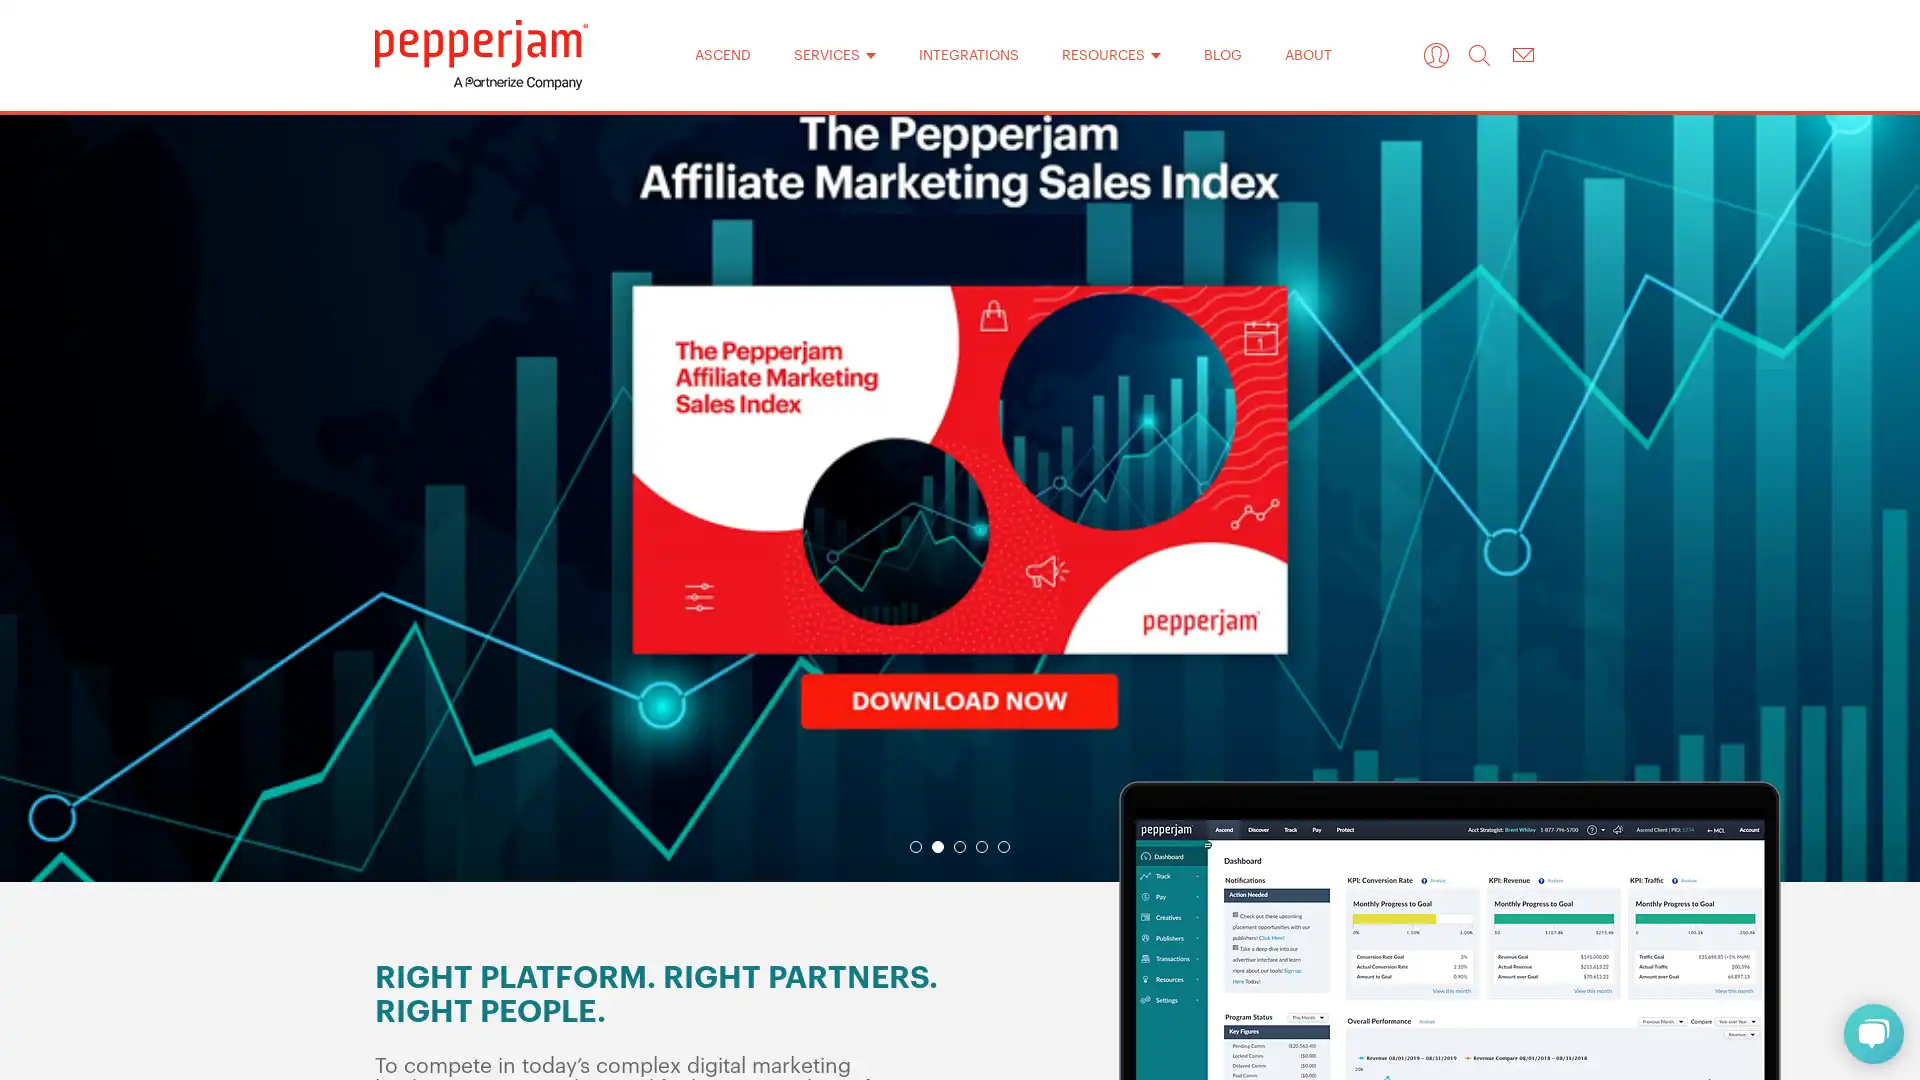 The image size is (1920, 1080). What do you see at coordinates (1218, 219) in the screenshot?
I see `Close` at bounding box center [1218, 219].